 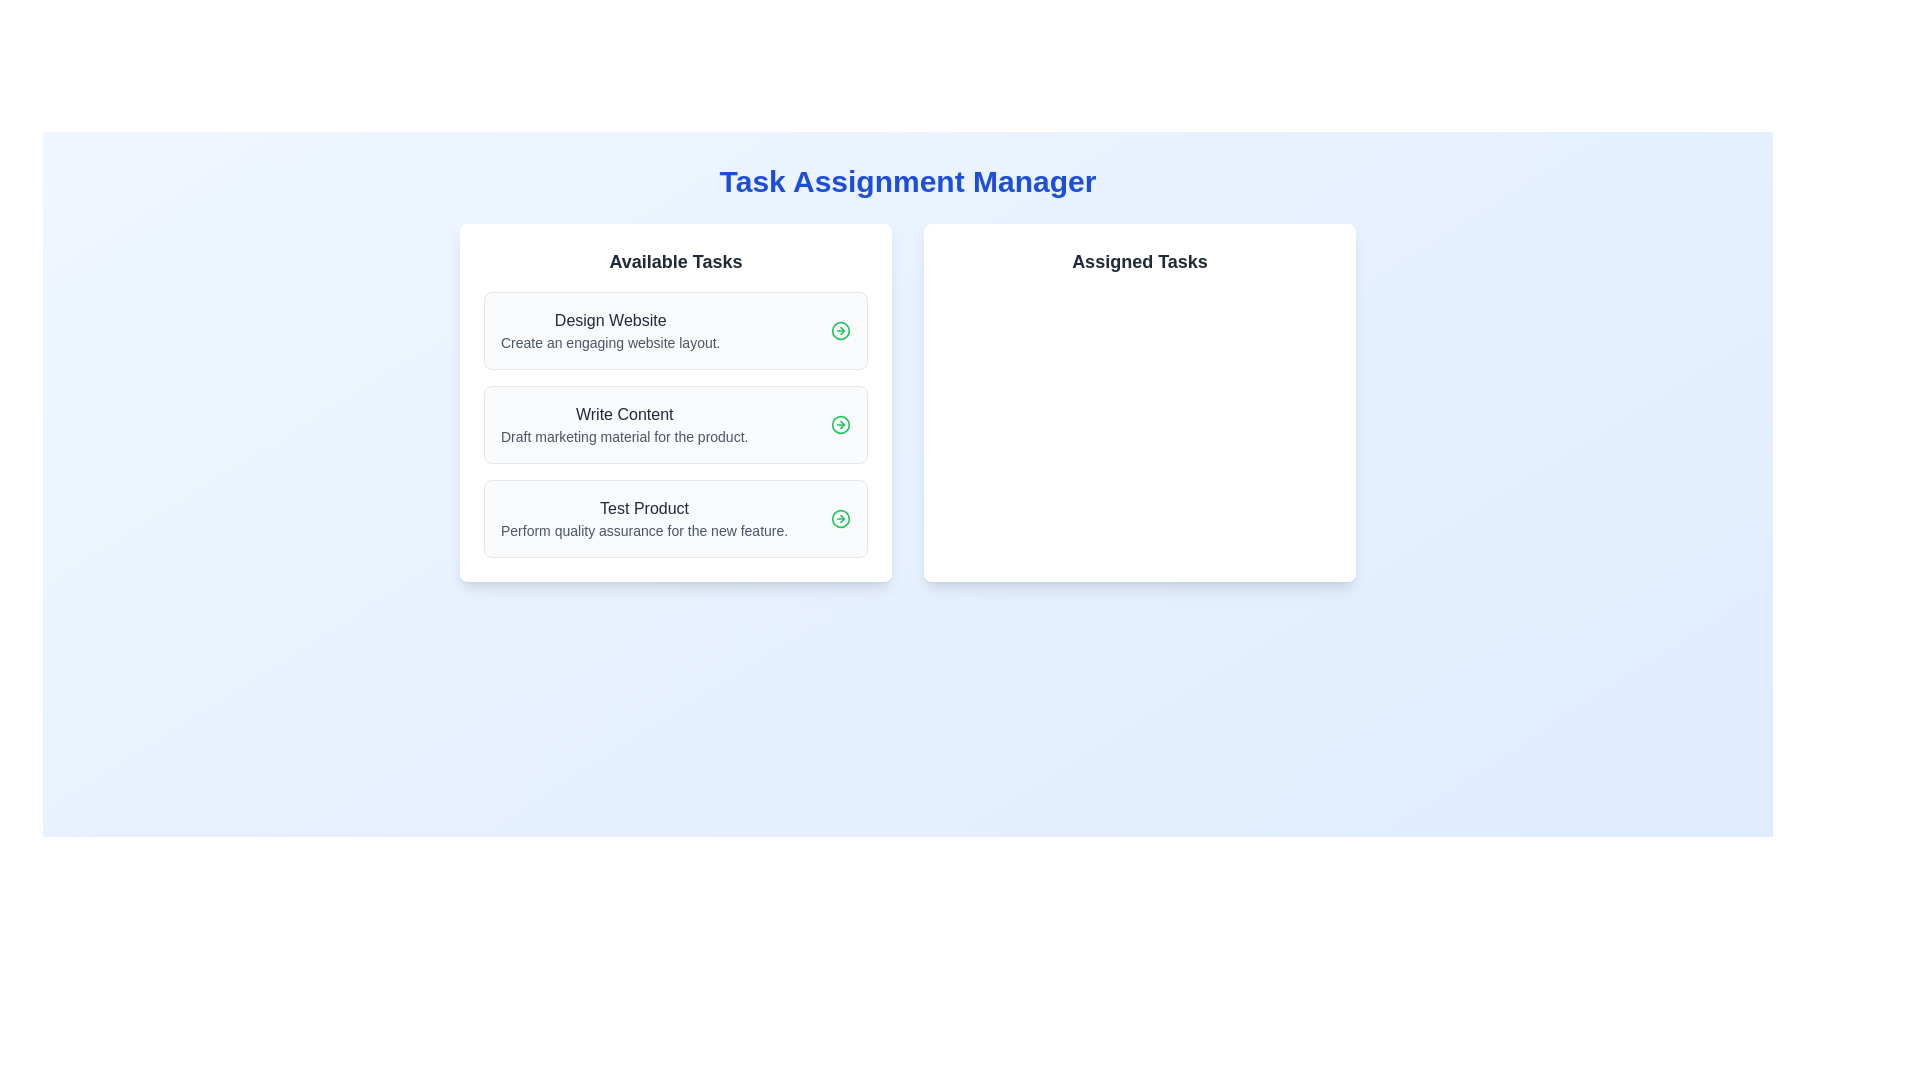 What do you see at coordinates (644, 508) in the screenshot?
I see `the text label representing the task title 'Test Product'` at bounding box center [644, 508].